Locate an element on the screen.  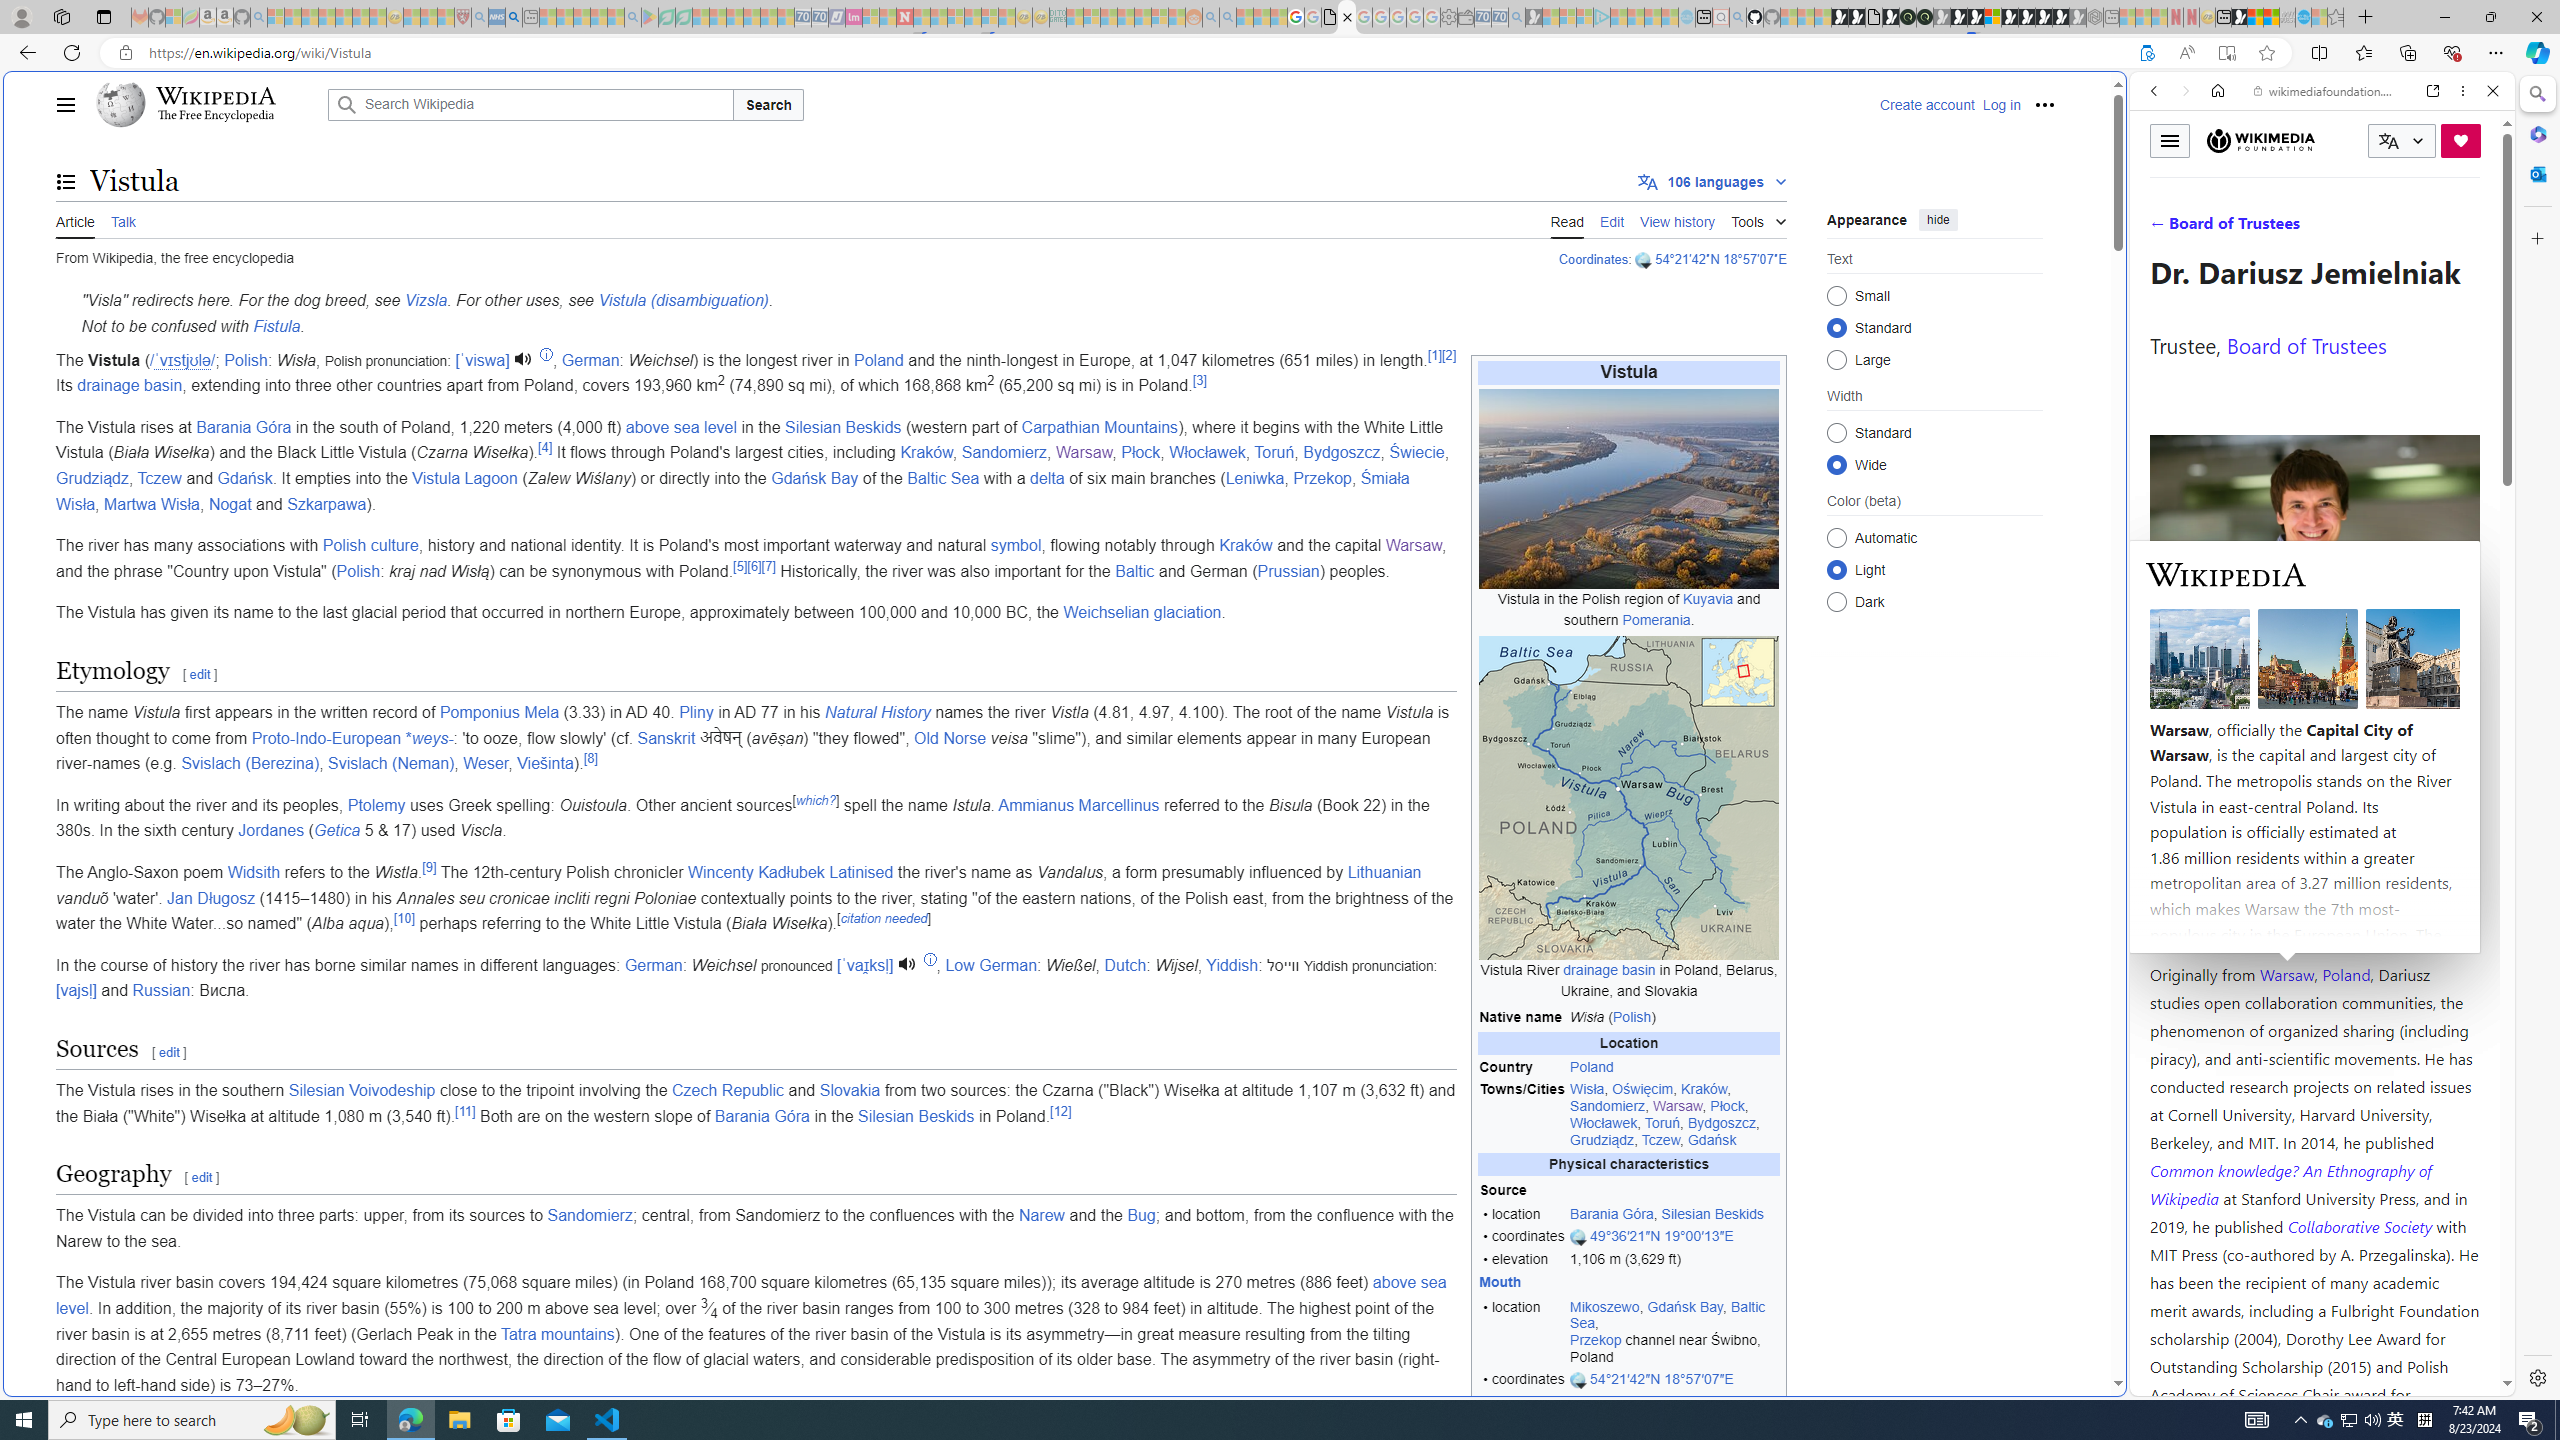
'Wikimedia Foundation' is located at coordinates (2261, 139).